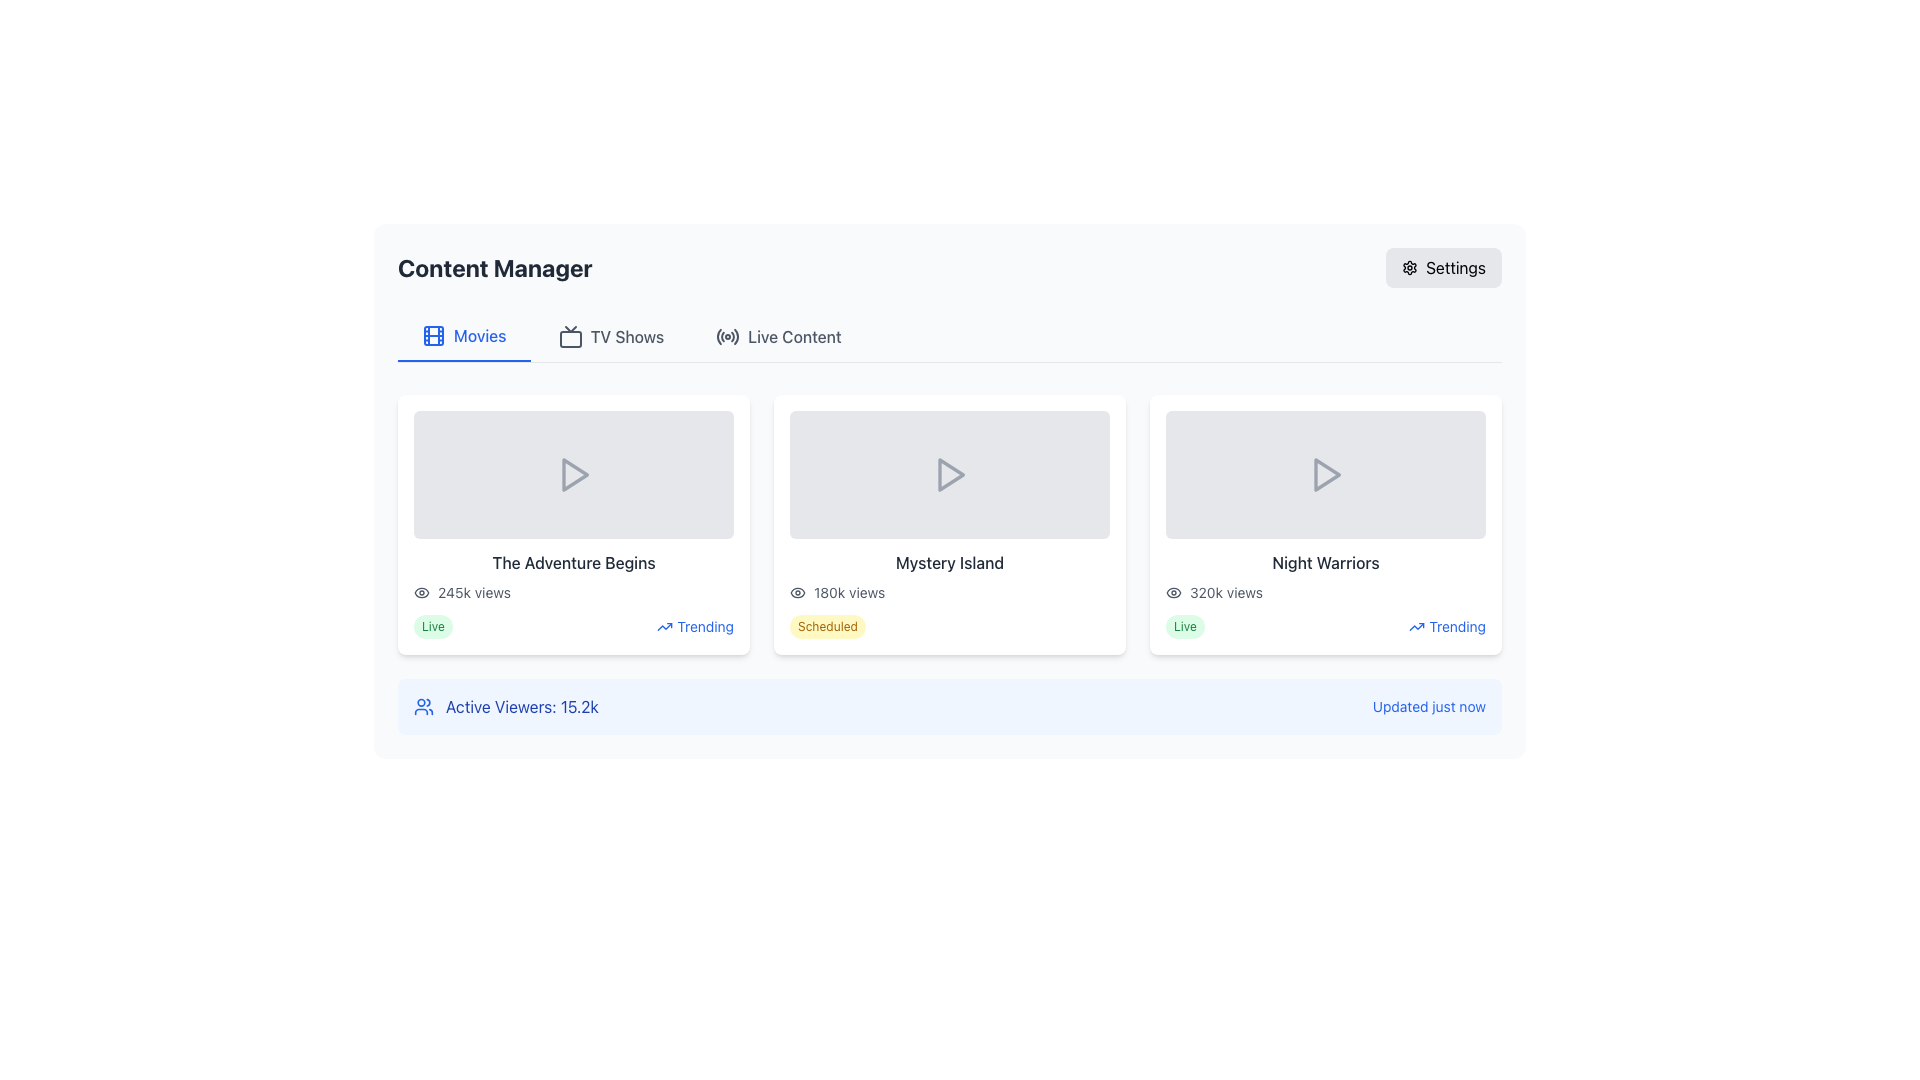 Image resolution: width=1920 pixels, height=1080 pixels. I want to click on the 'Live Content' tab in the navigation bar, so click(949, 336).